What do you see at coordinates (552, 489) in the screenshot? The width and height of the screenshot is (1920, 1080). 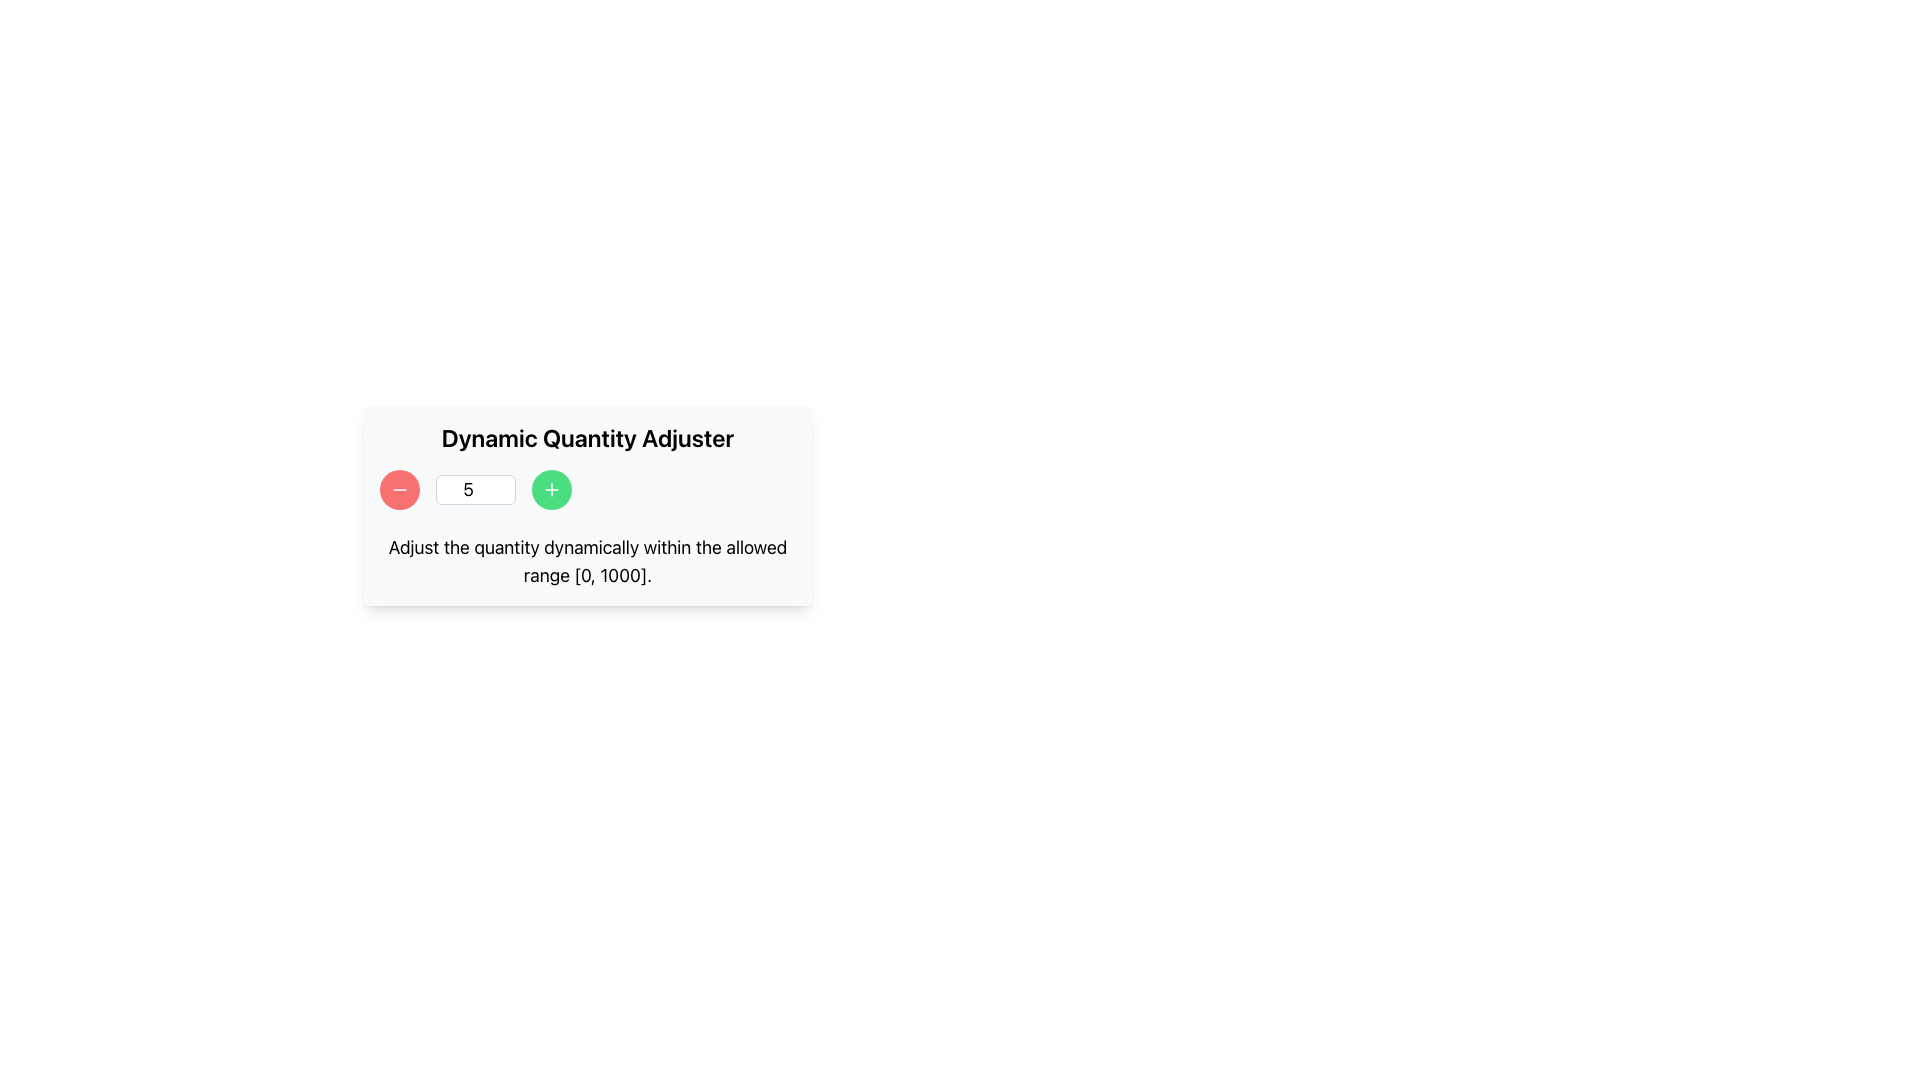 I see `the green circular plus sign SVG icon located to the right of the value input area under the 'Dynamic Quantity Adjuster' title` at bounding box center [552, 489].